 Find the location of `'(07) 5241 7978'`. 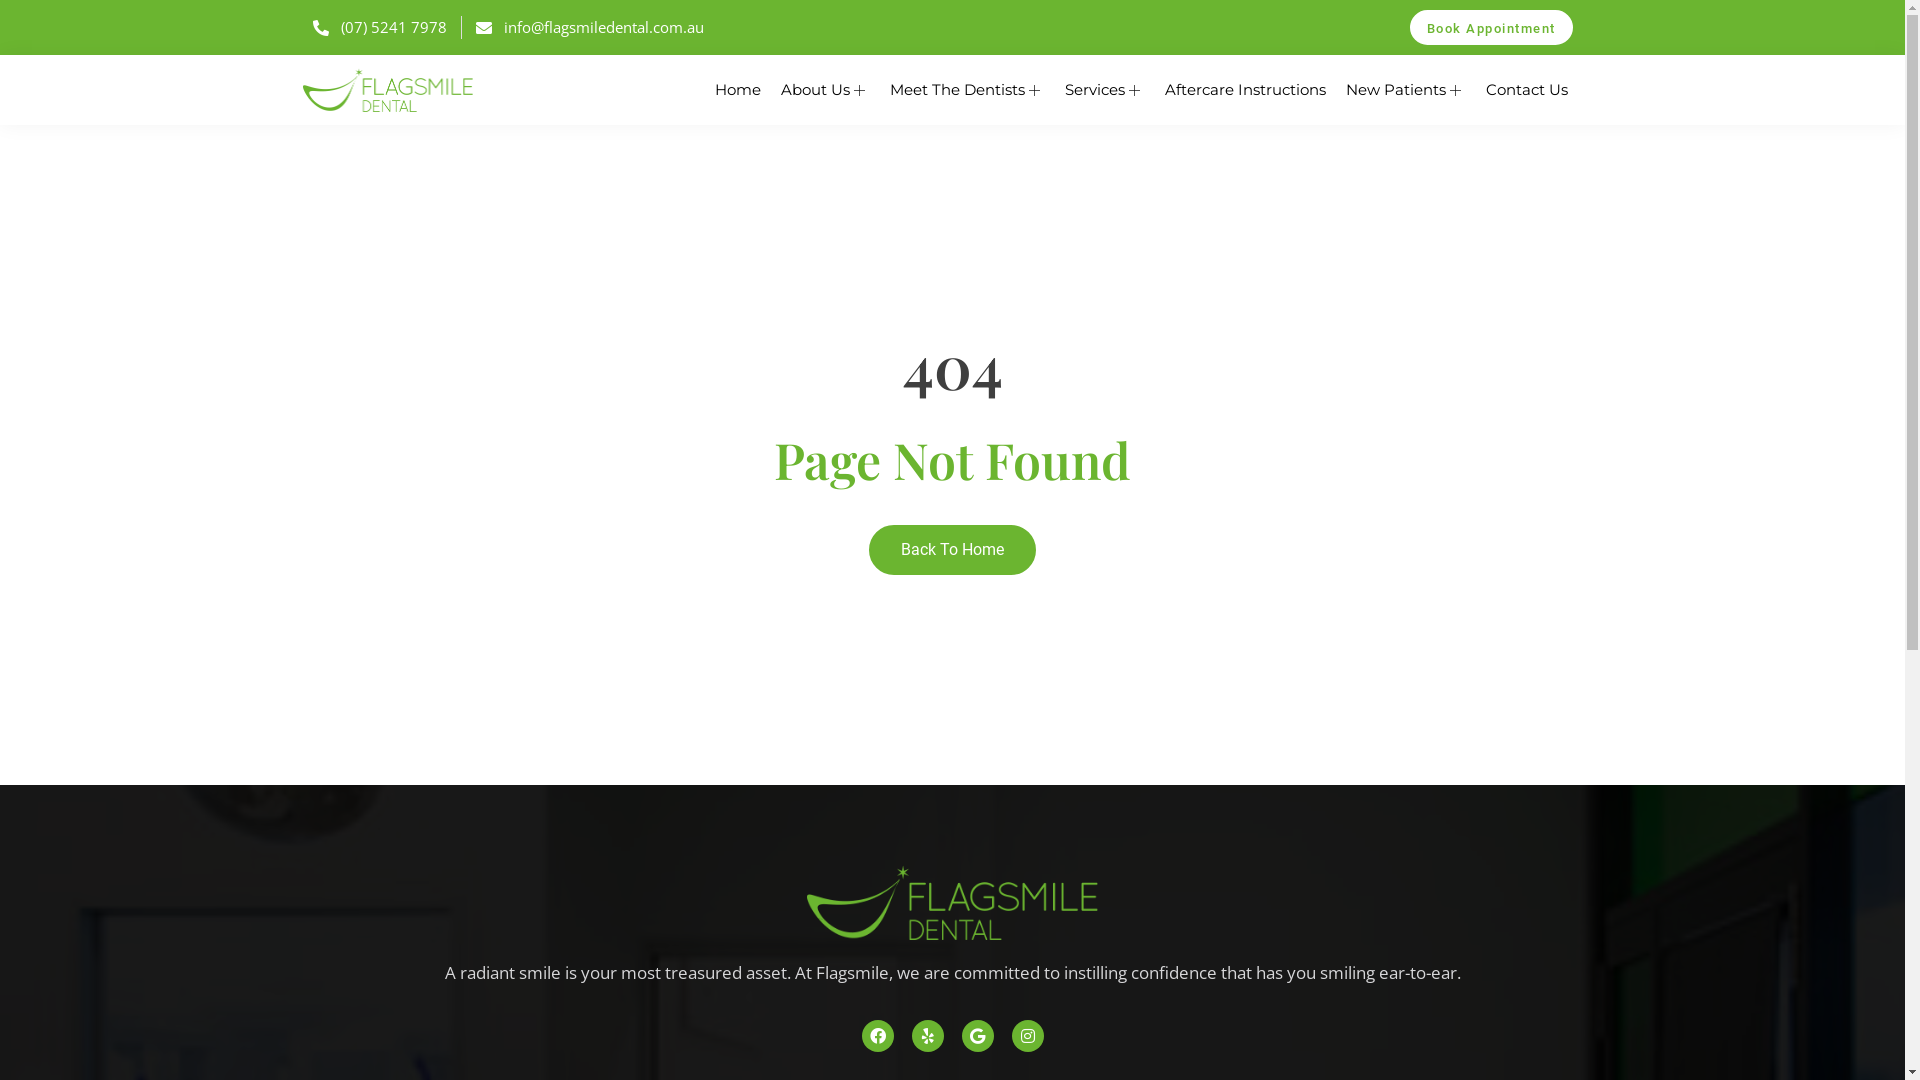

'(07) 5241 7978' is located at coordinates (379, 27).